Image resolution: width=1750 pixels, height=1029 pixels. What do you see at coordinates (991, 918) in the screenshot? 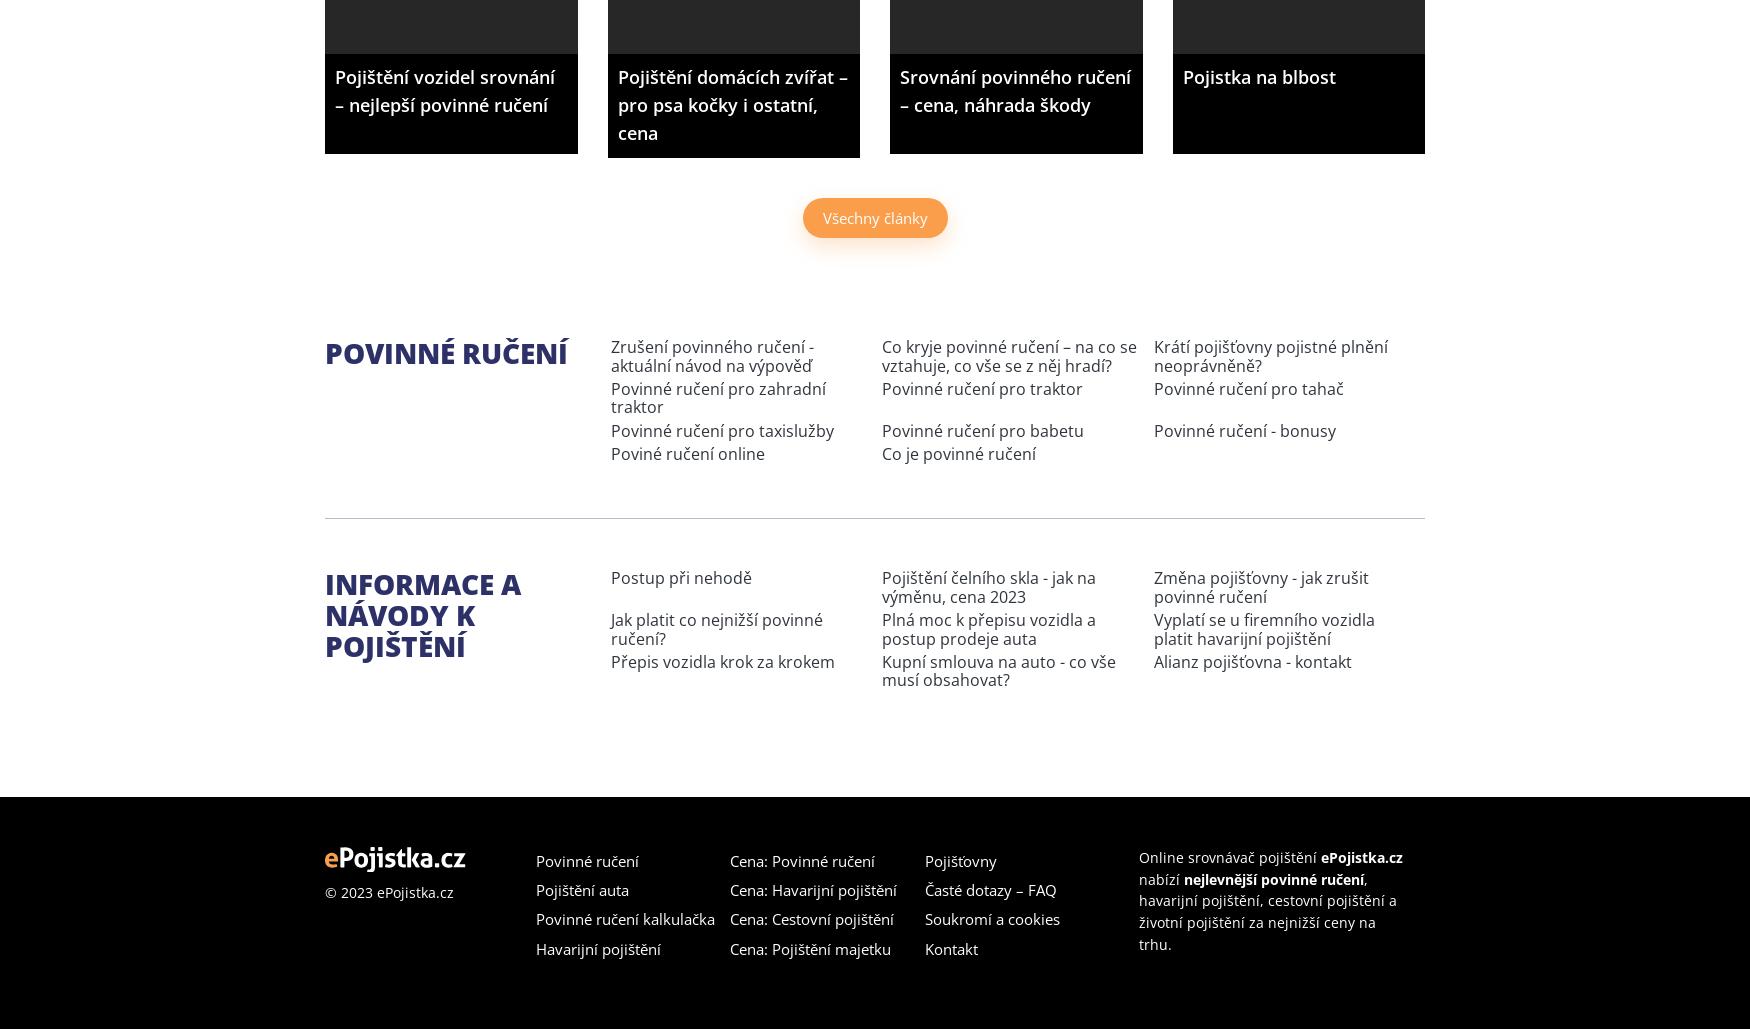
I see `'Soukromí a cookies'` at bounding box center [991, 918].